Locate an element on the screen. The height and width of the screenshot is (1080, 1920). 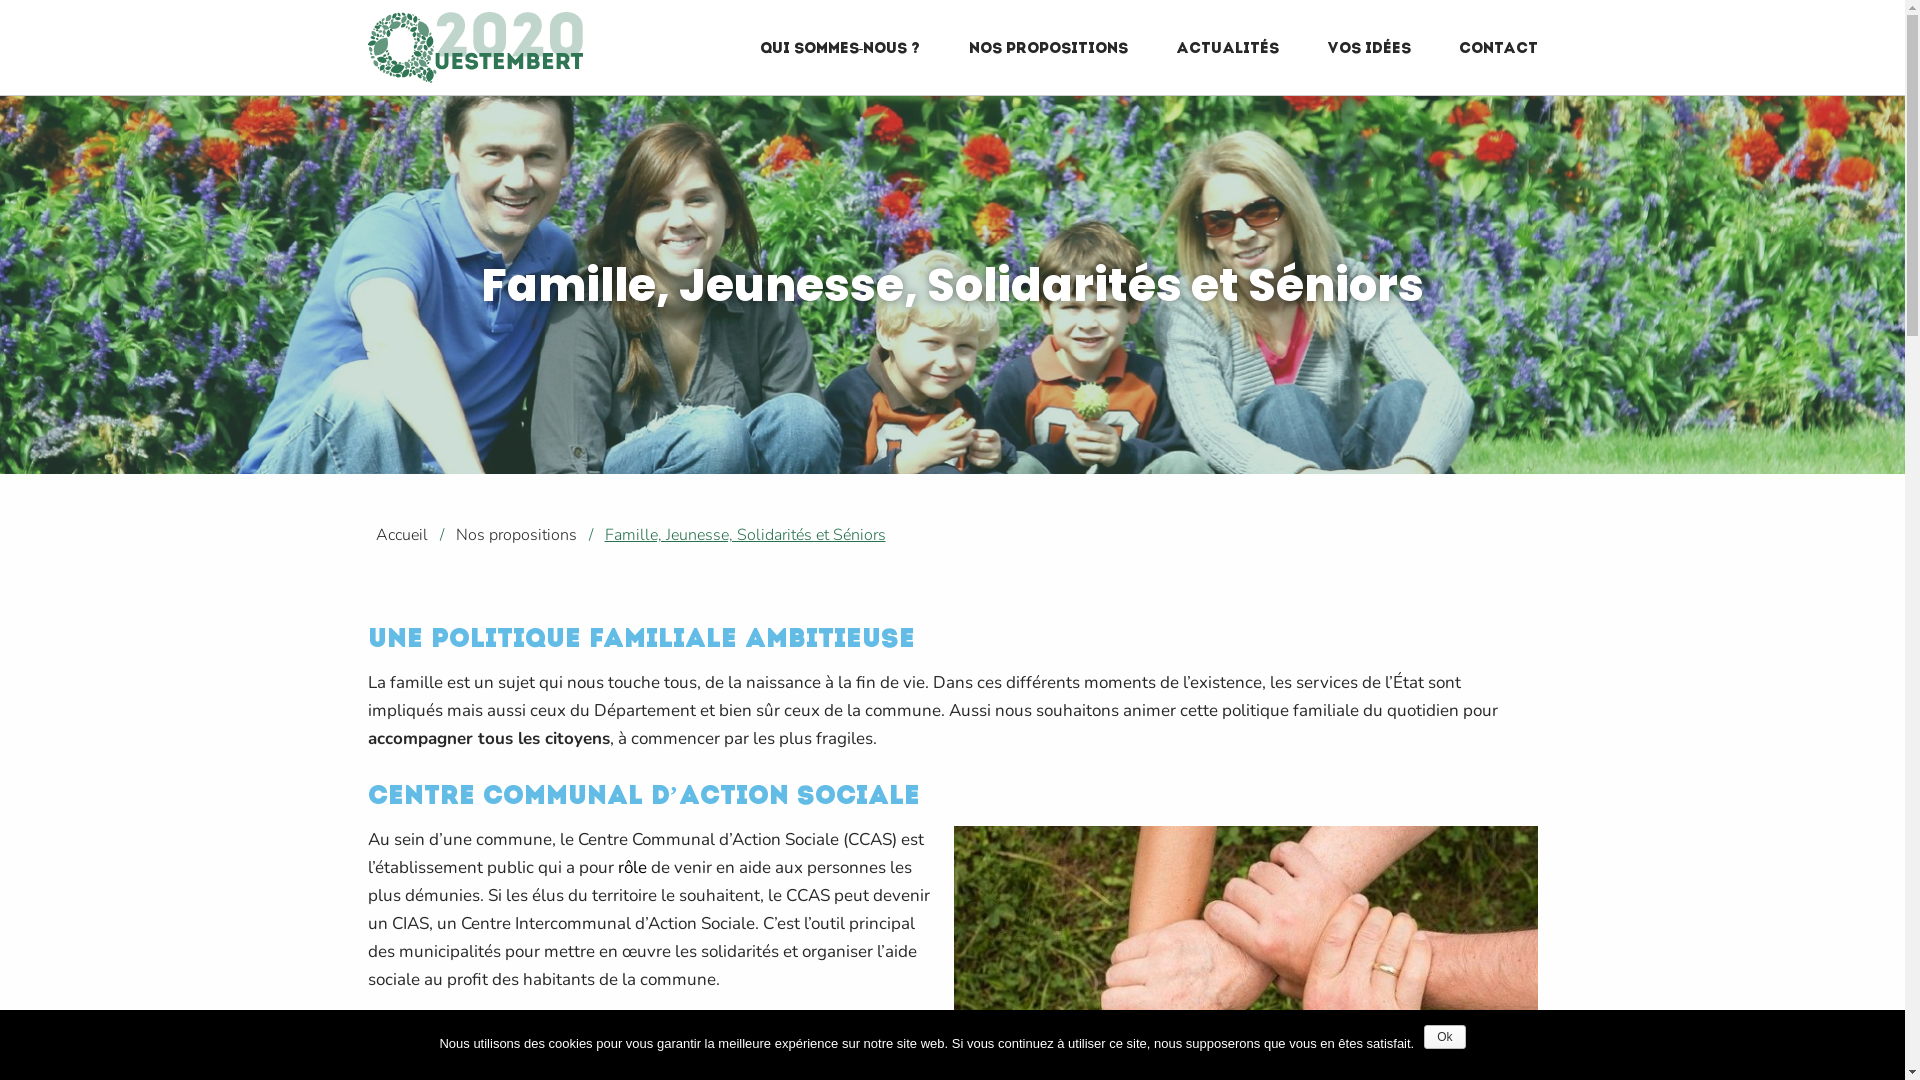
'Nos propositions' is located at coordinates (446, 534).